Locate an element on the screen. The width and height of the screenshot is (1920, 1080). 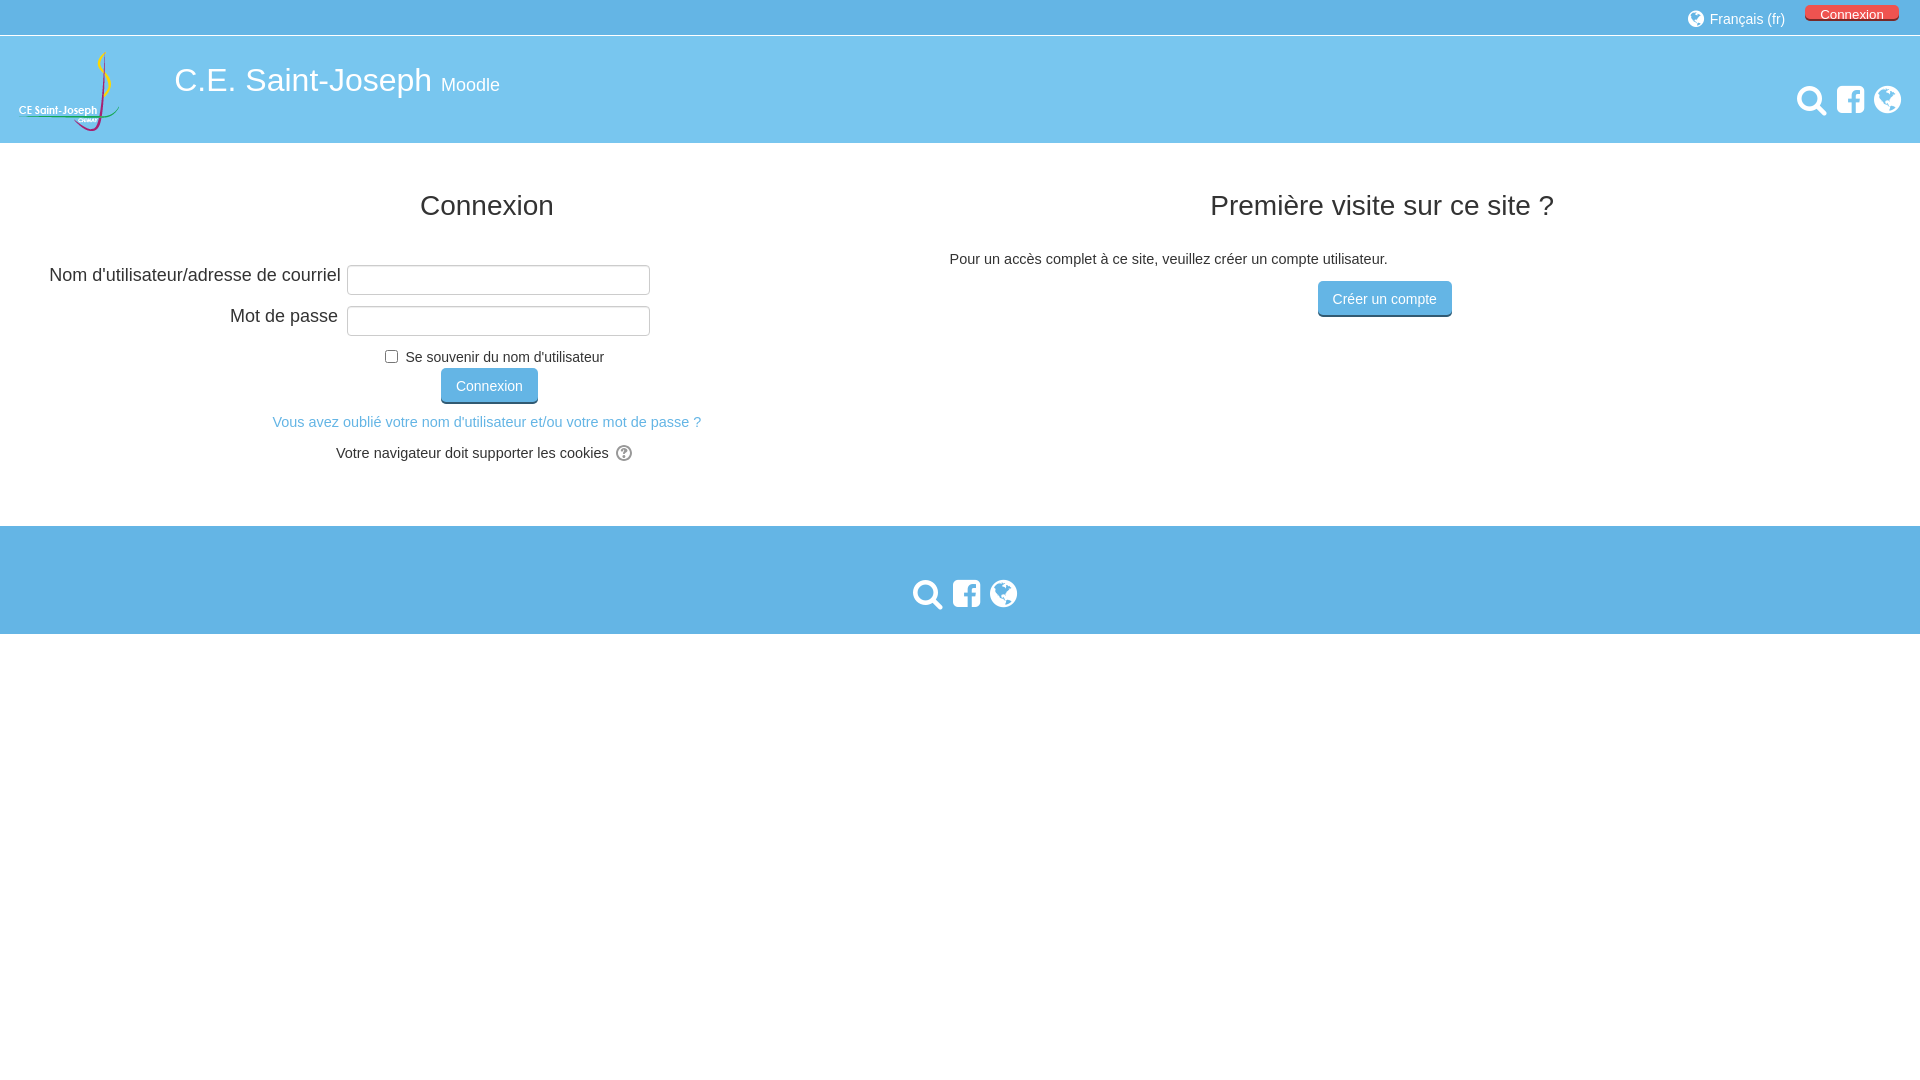
'Connexion' is located at coordinates (489, 385).